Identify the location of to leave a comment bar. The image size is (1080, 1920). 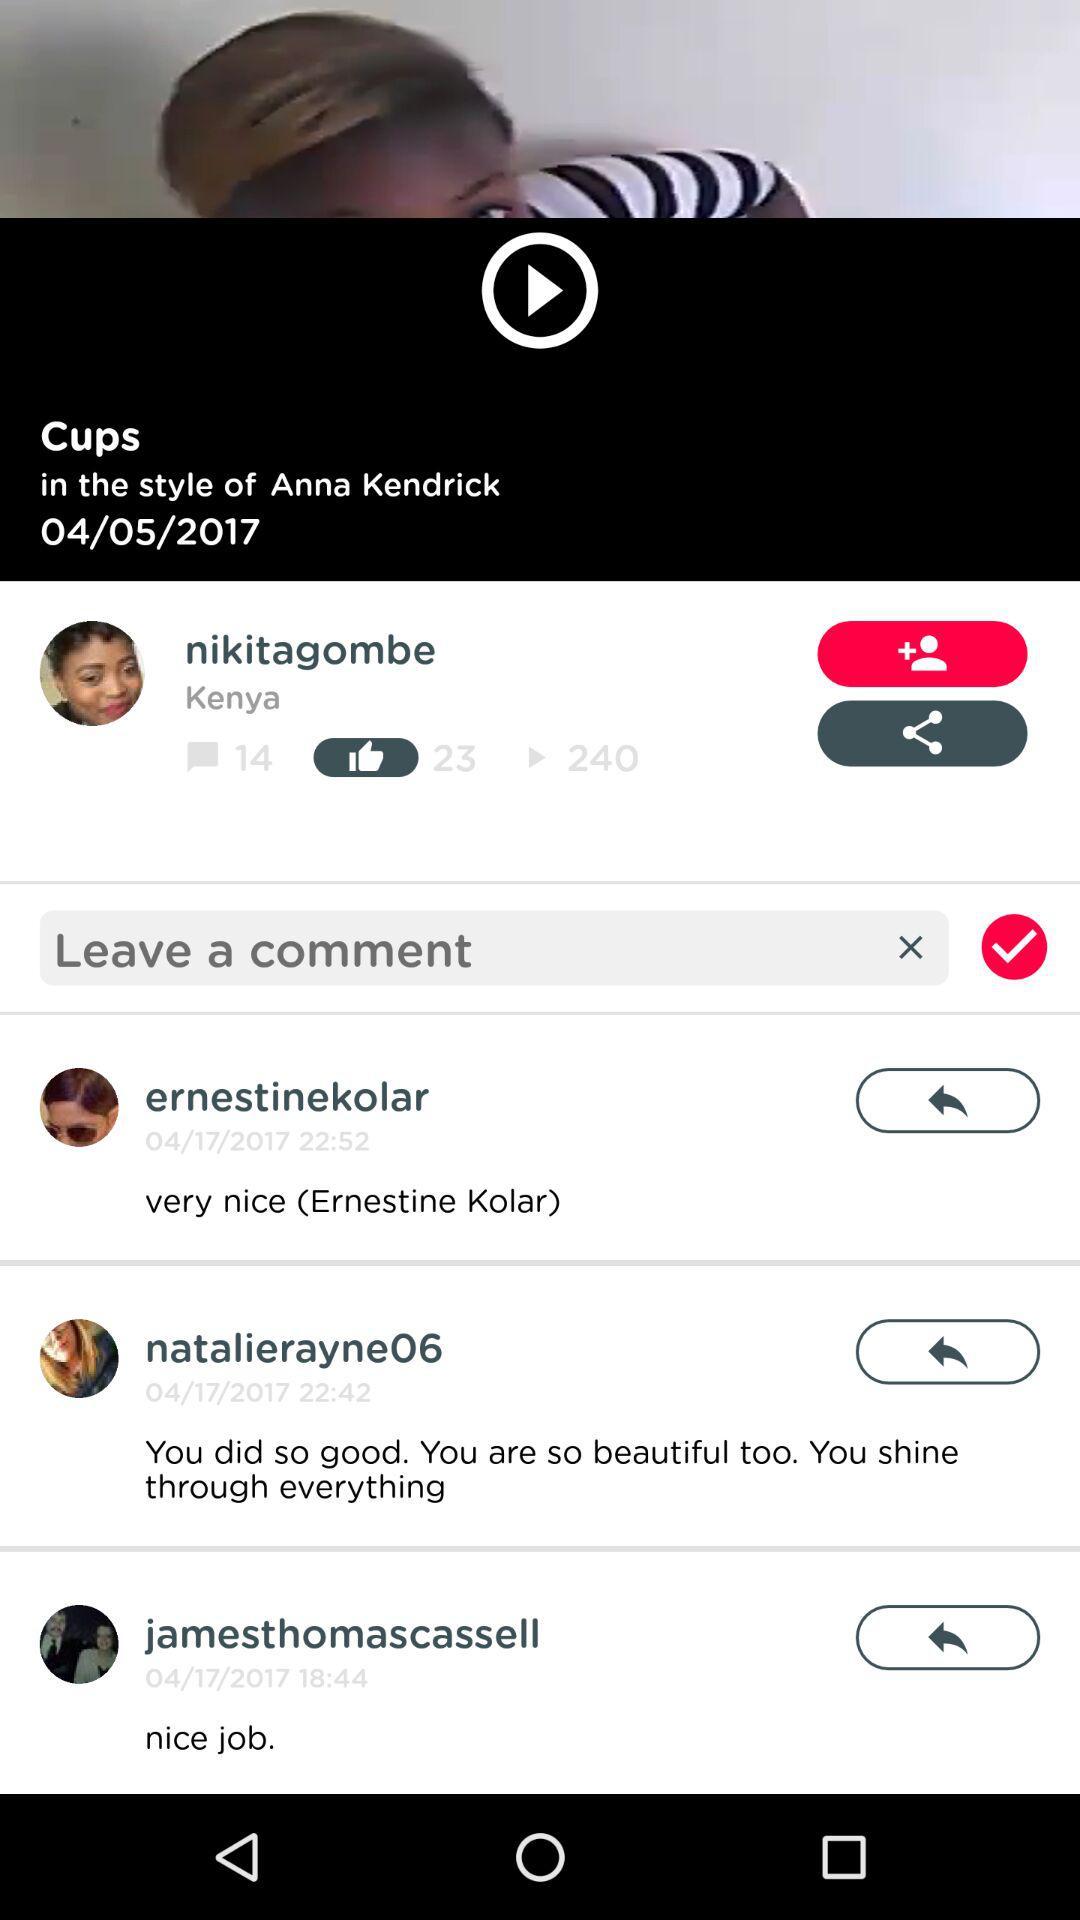
(465, 946).